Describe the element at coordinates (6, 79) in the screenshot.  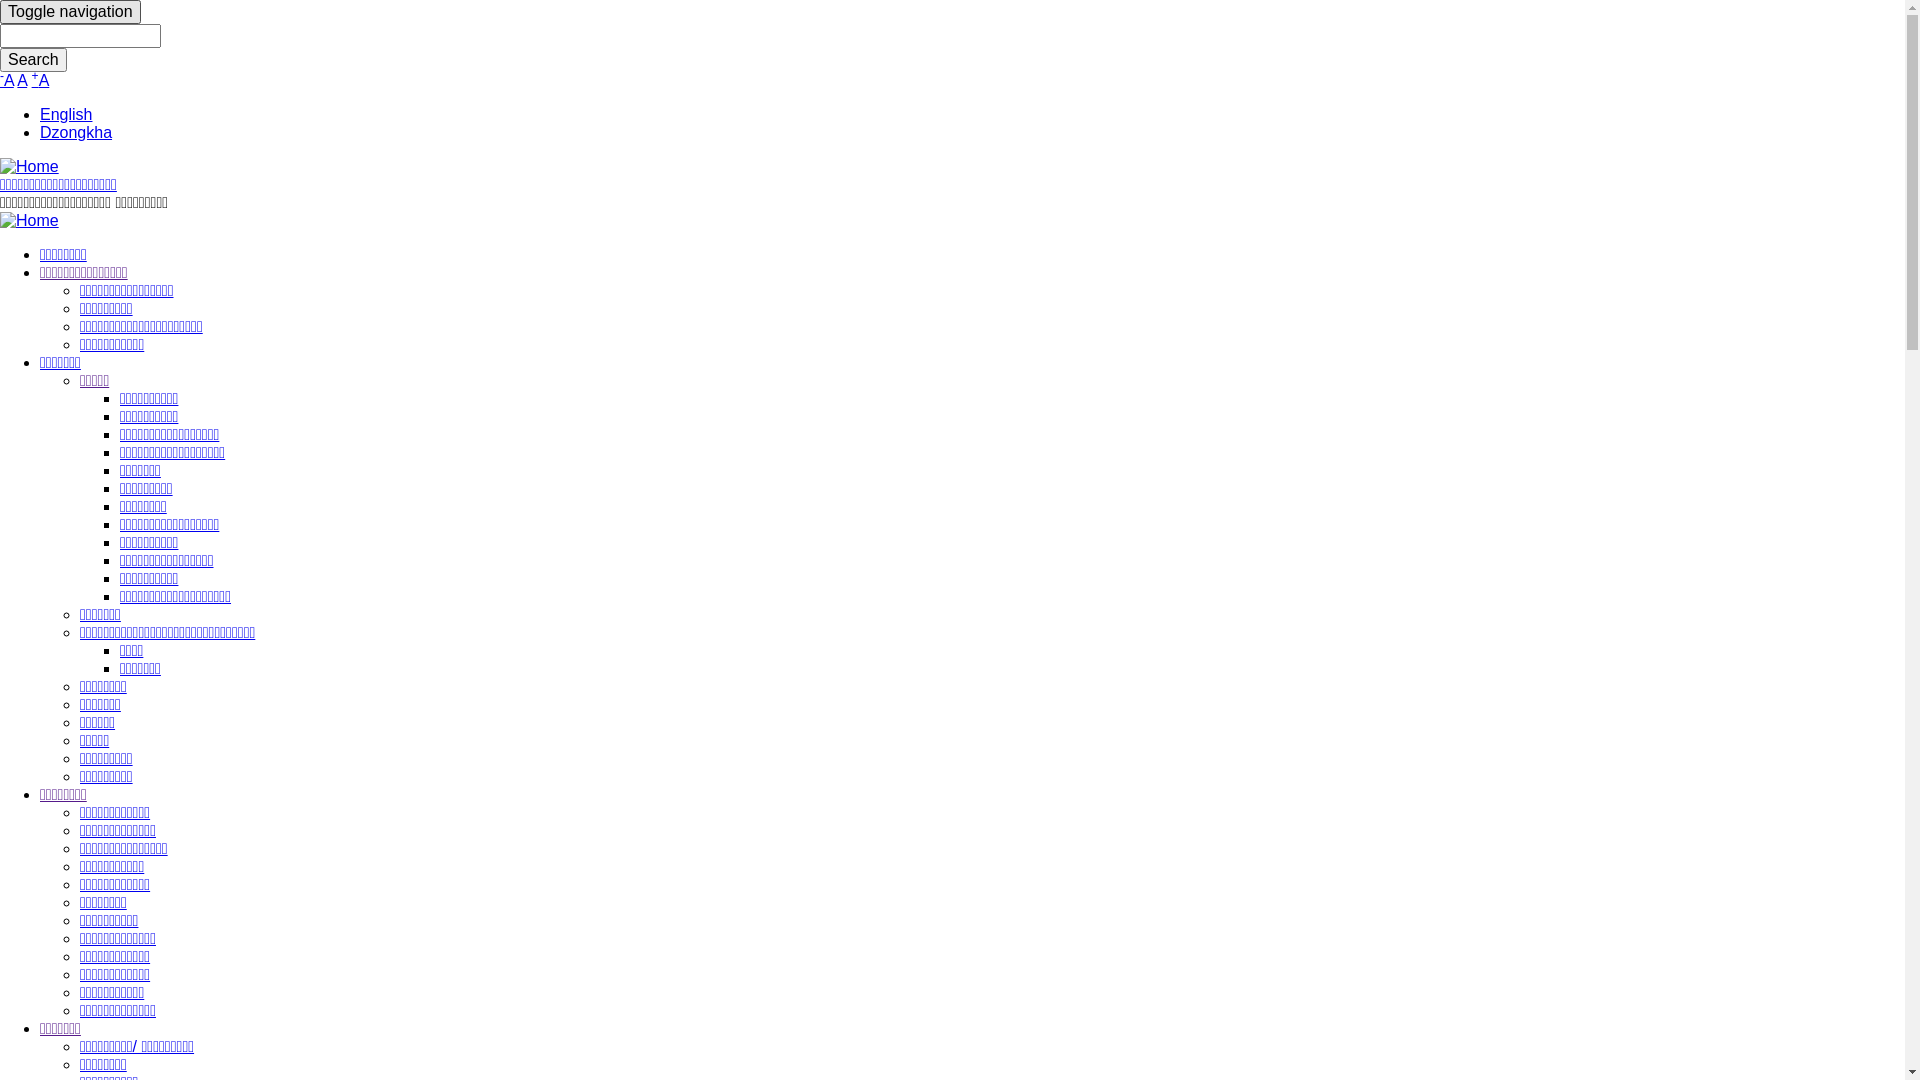
I see `'-A'` at that location.